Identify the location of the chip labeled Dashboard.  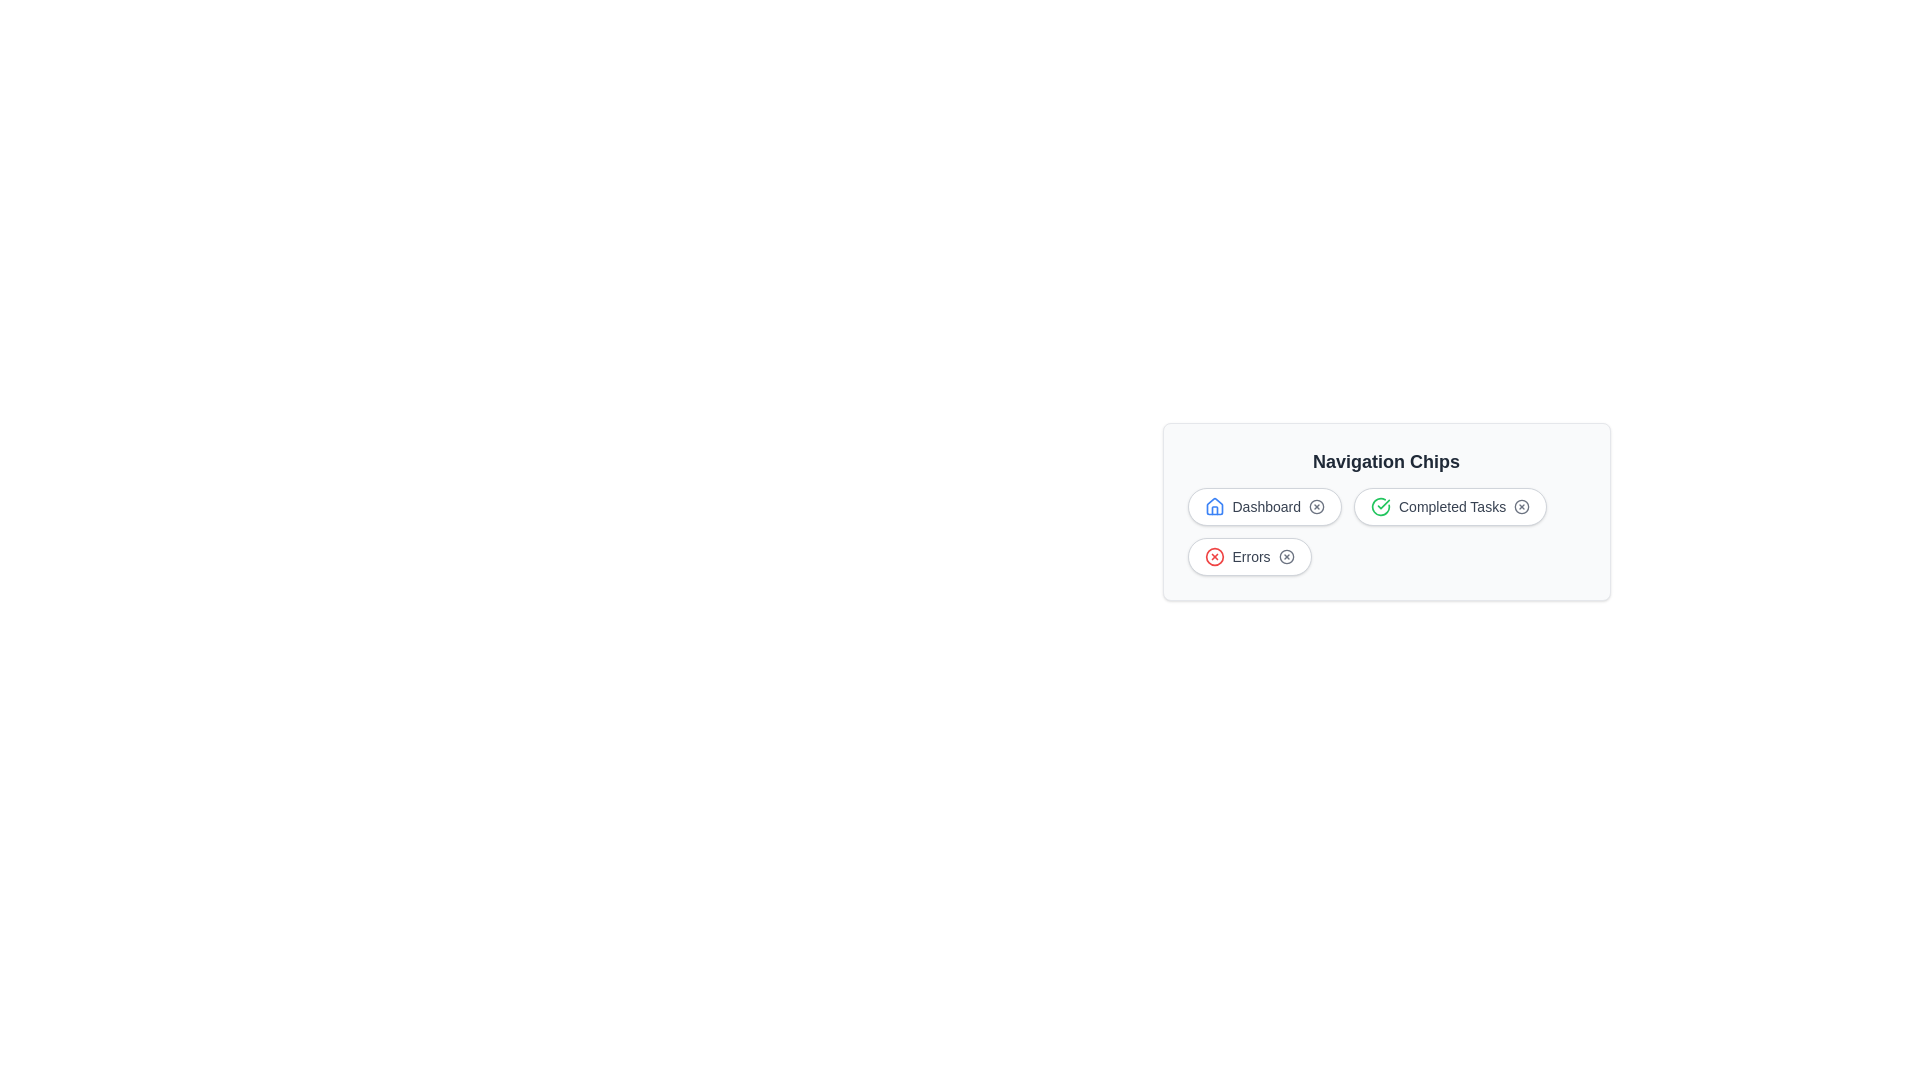
(1263, 505).